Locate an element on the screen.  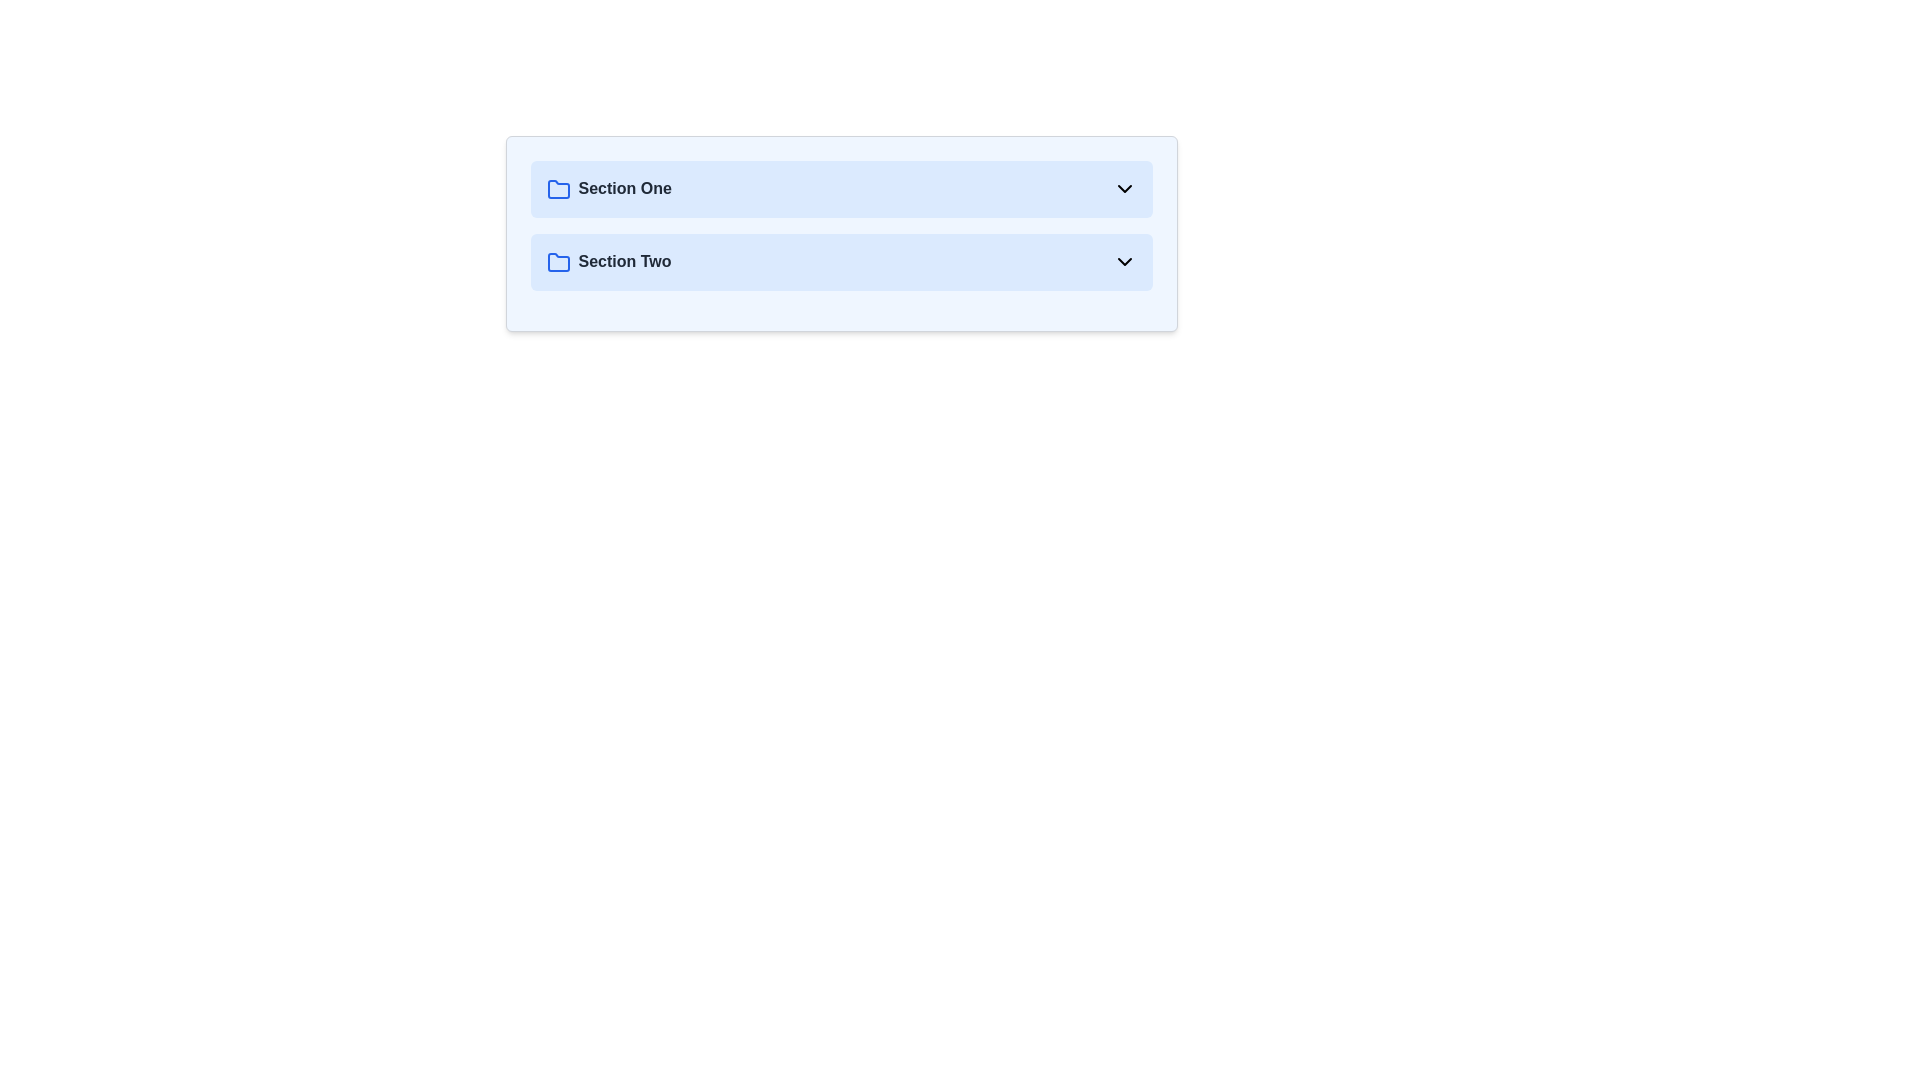
the folder icon representing 'Section One' is located at coordinates (558, 189).